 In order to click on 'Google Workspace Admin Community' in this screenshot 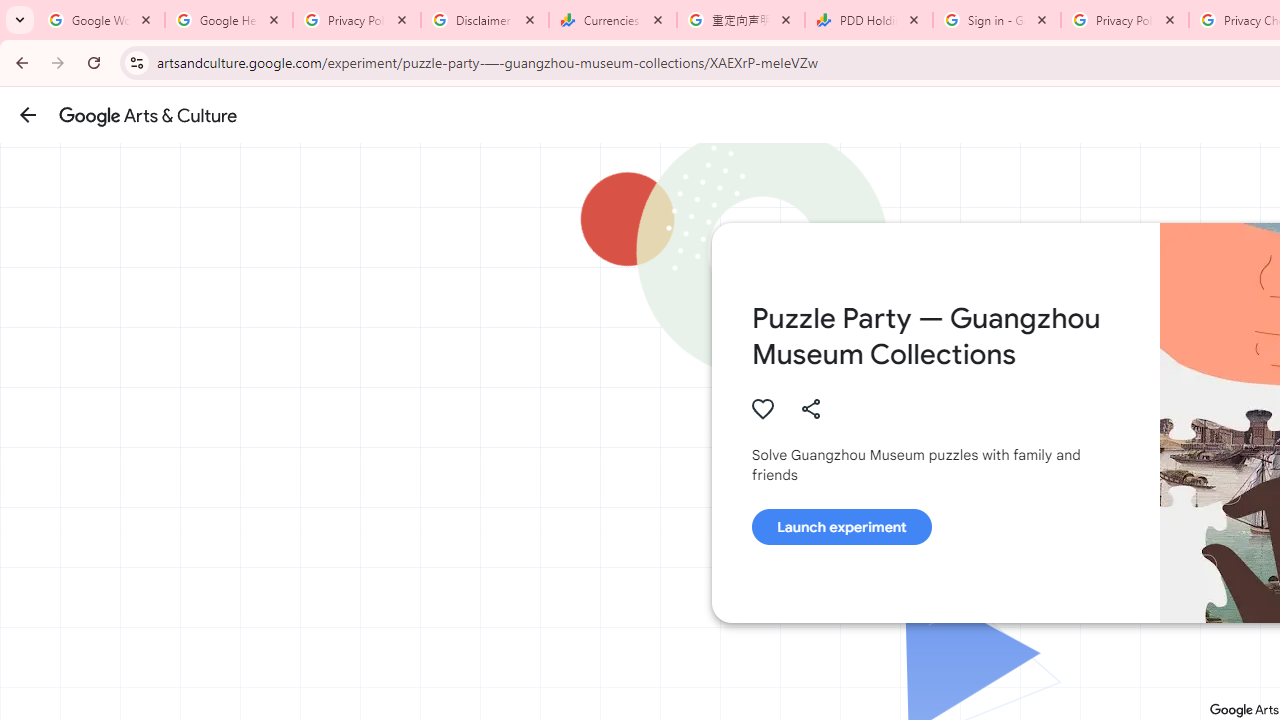, I will do `click(100, 20)`.